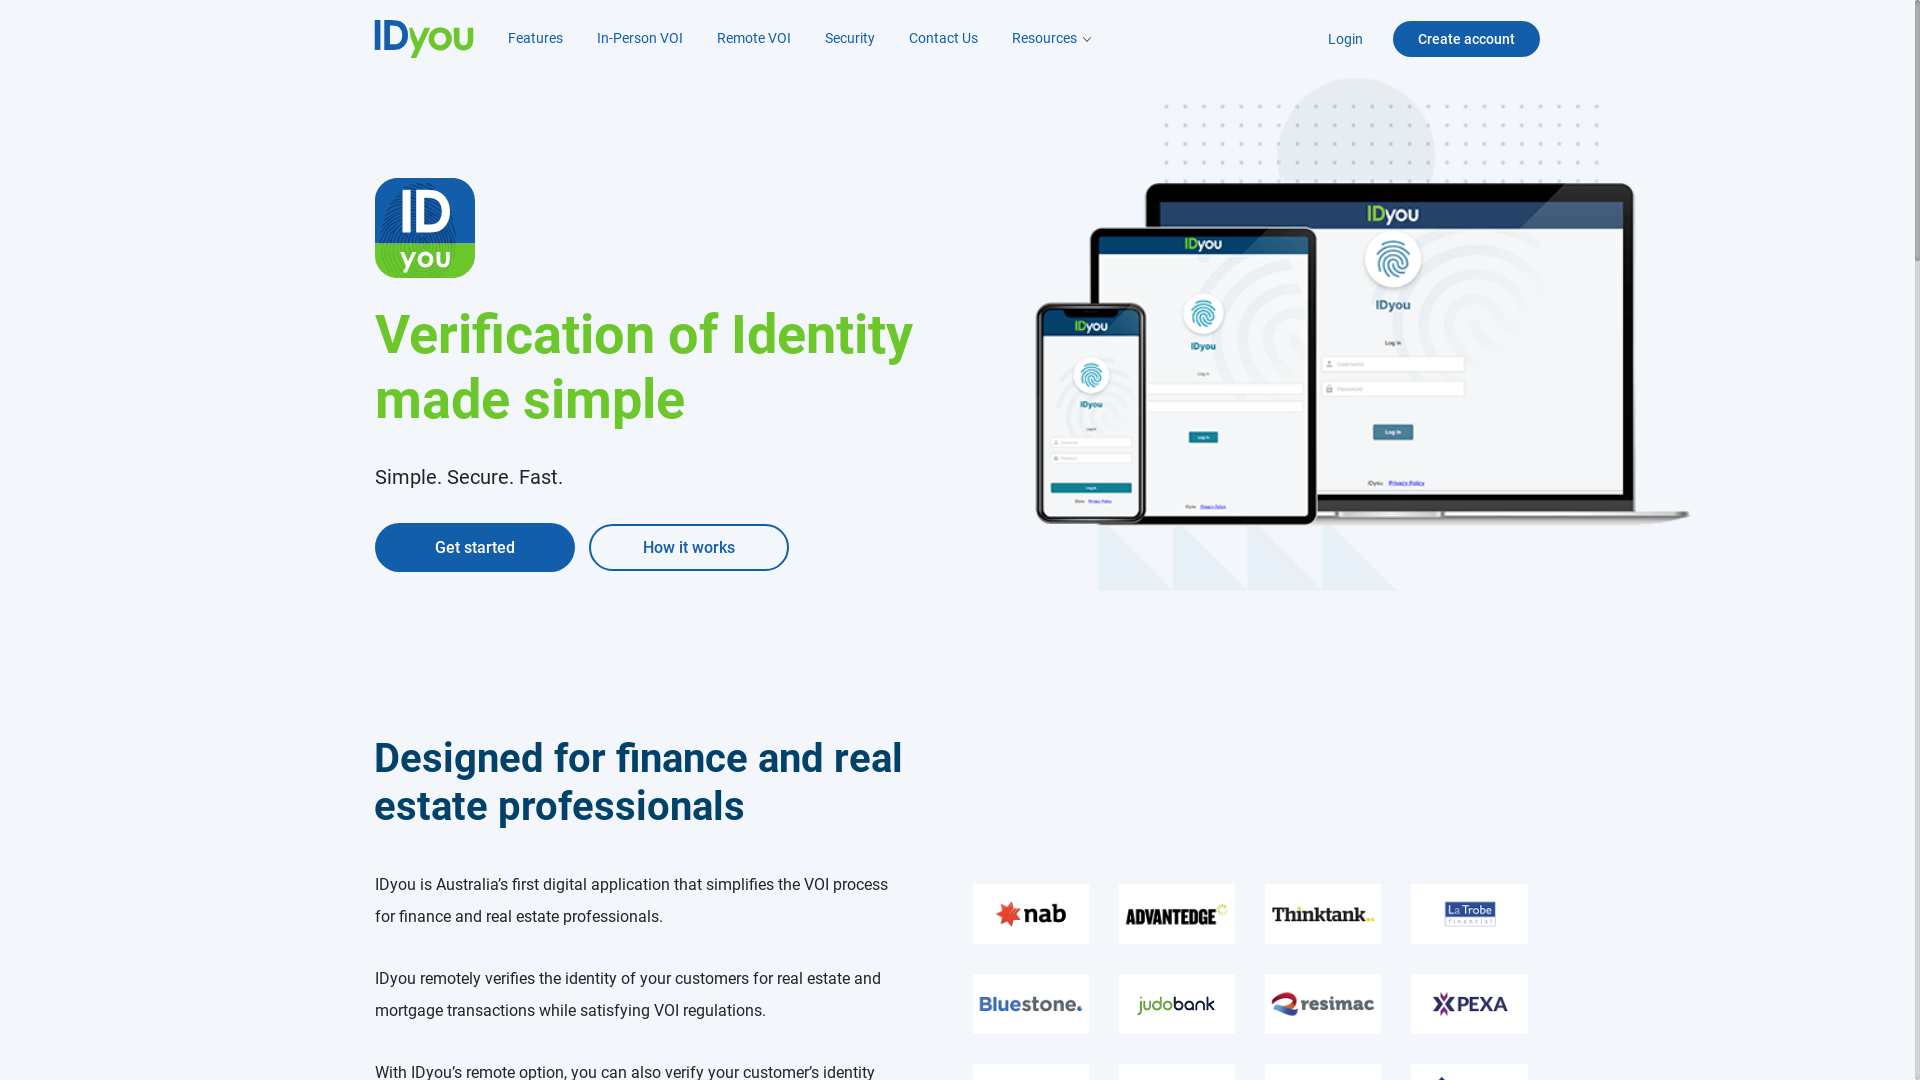 This screenshot has height=1080, width=1920. What do you see at coordinates (587, 547) in the screenshot?
I see `'How it works'` at bounding box center [587, 547].